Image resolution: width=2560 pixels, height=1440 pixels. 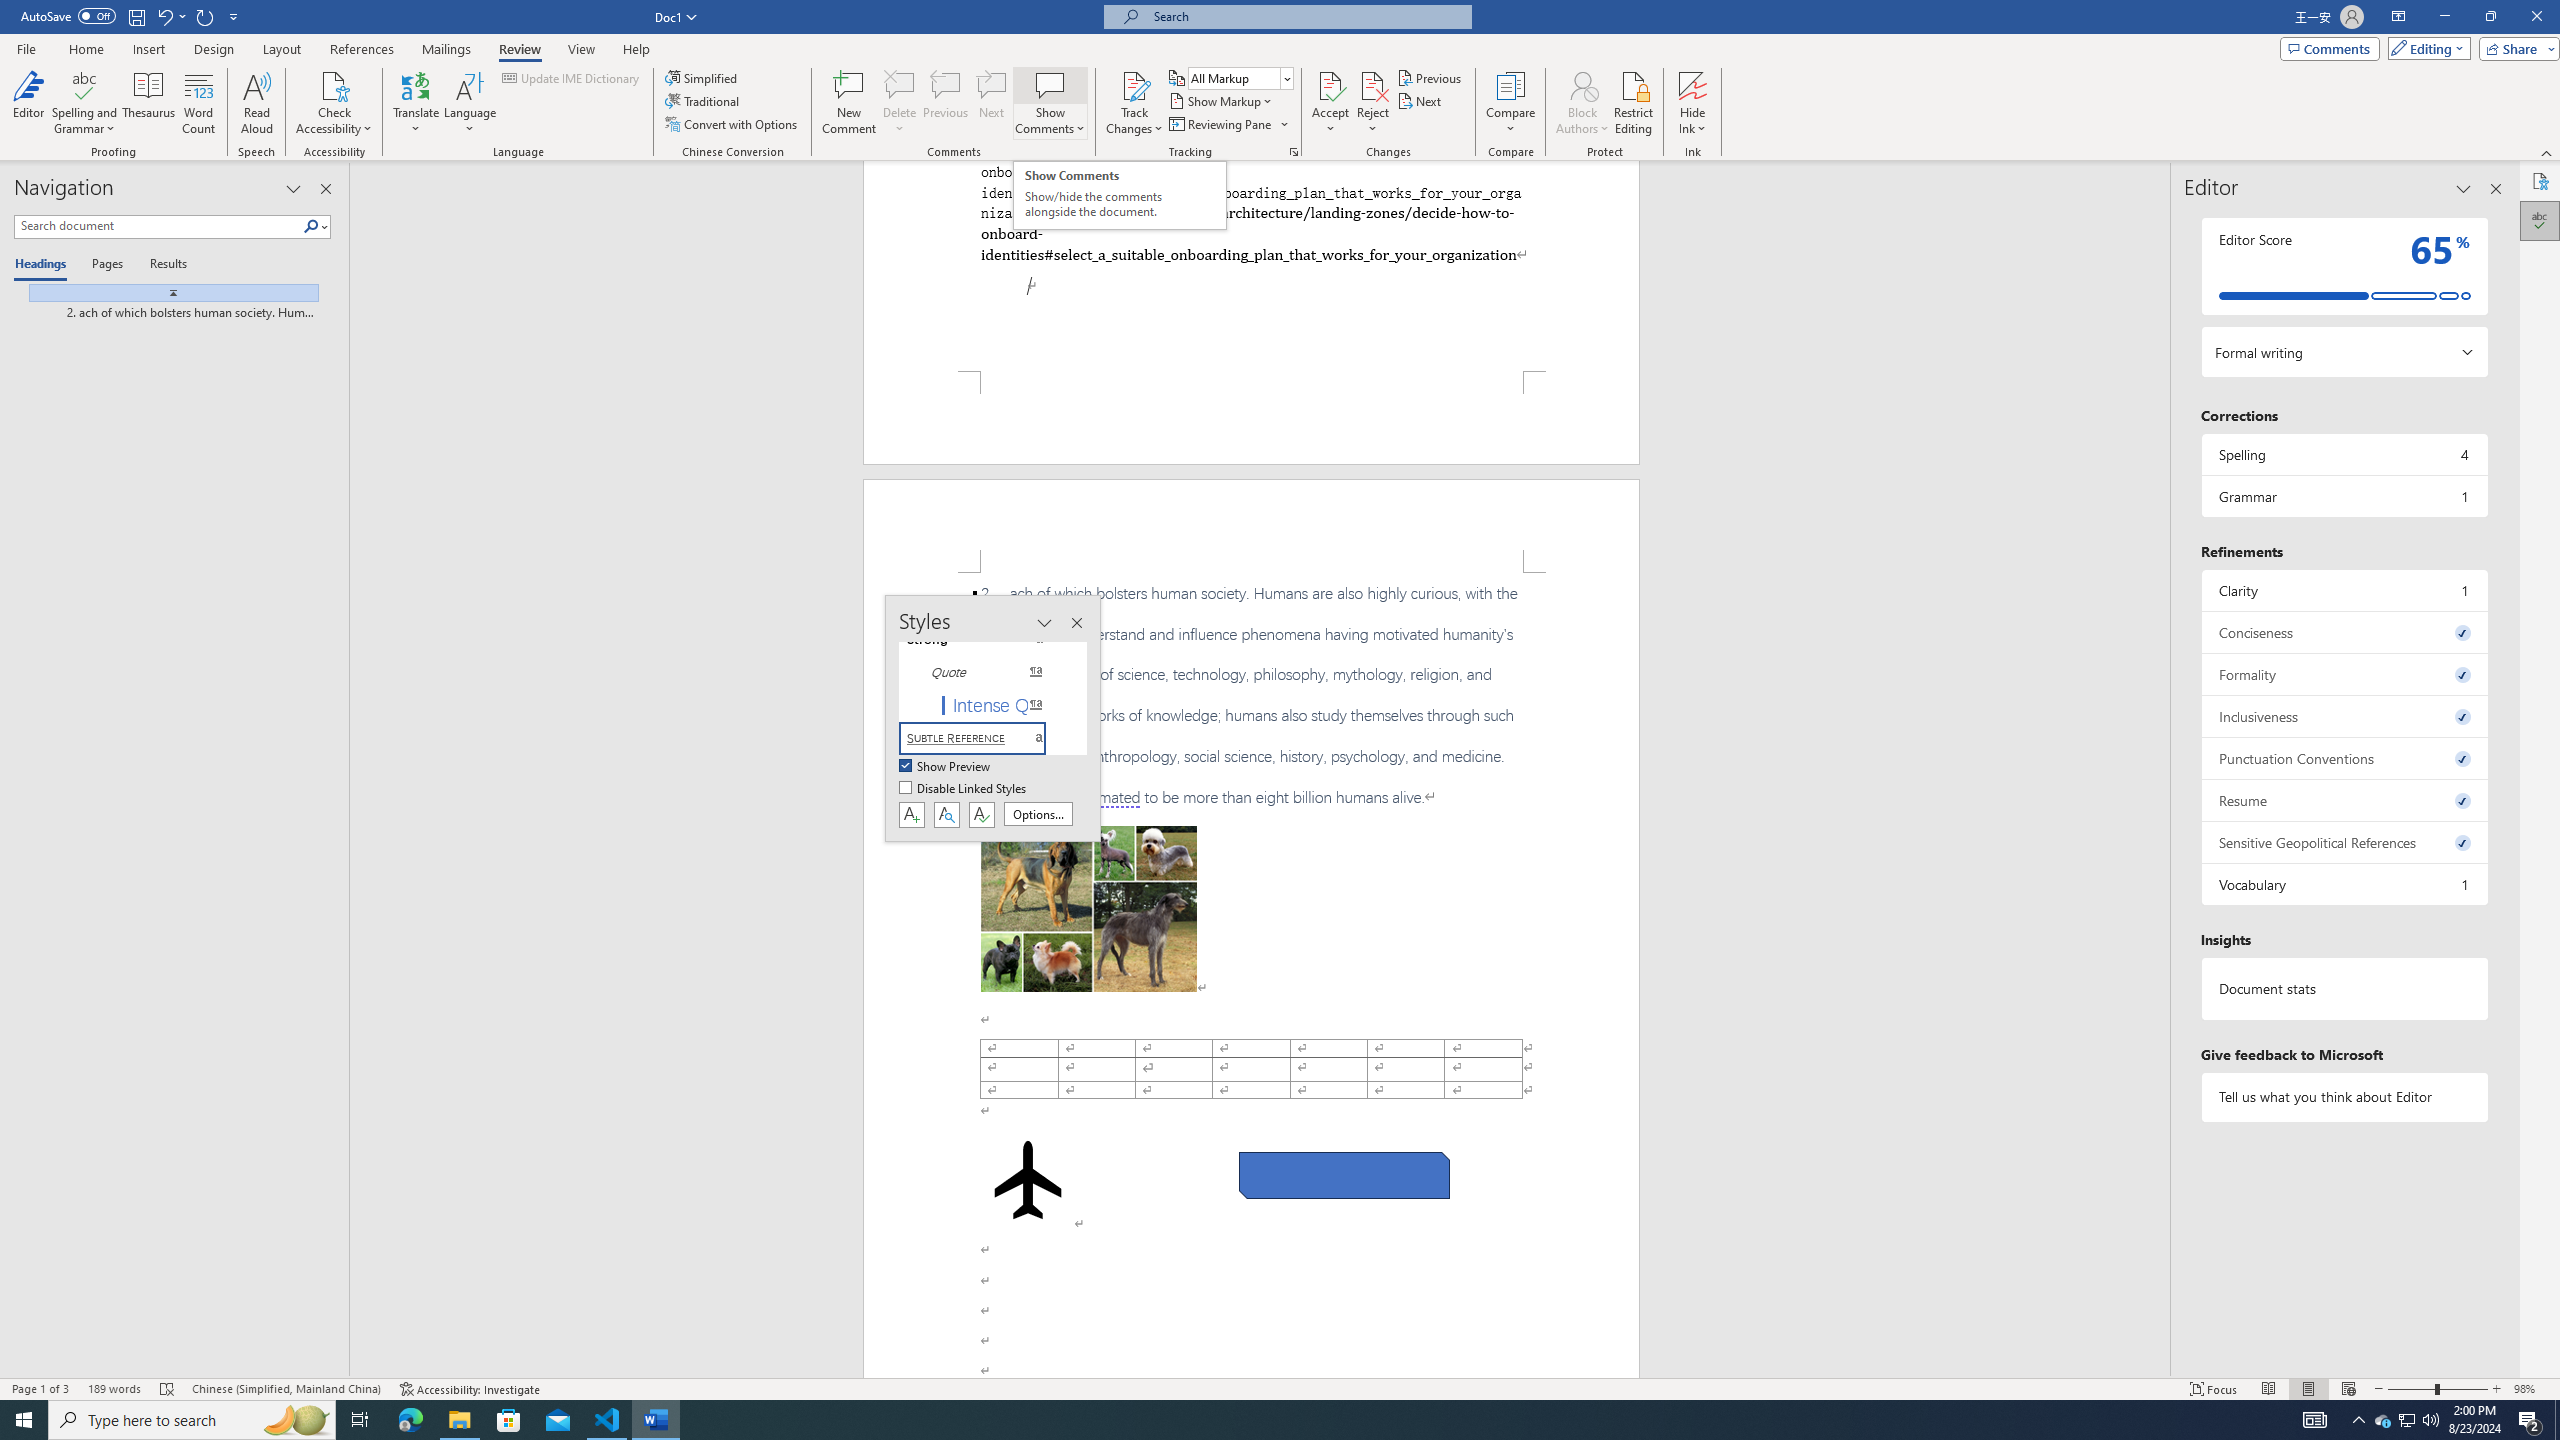 What do you see at coordinates (847, 103) in the screenshot?
I see `'New Comment'` at bounding box center [847, 103].